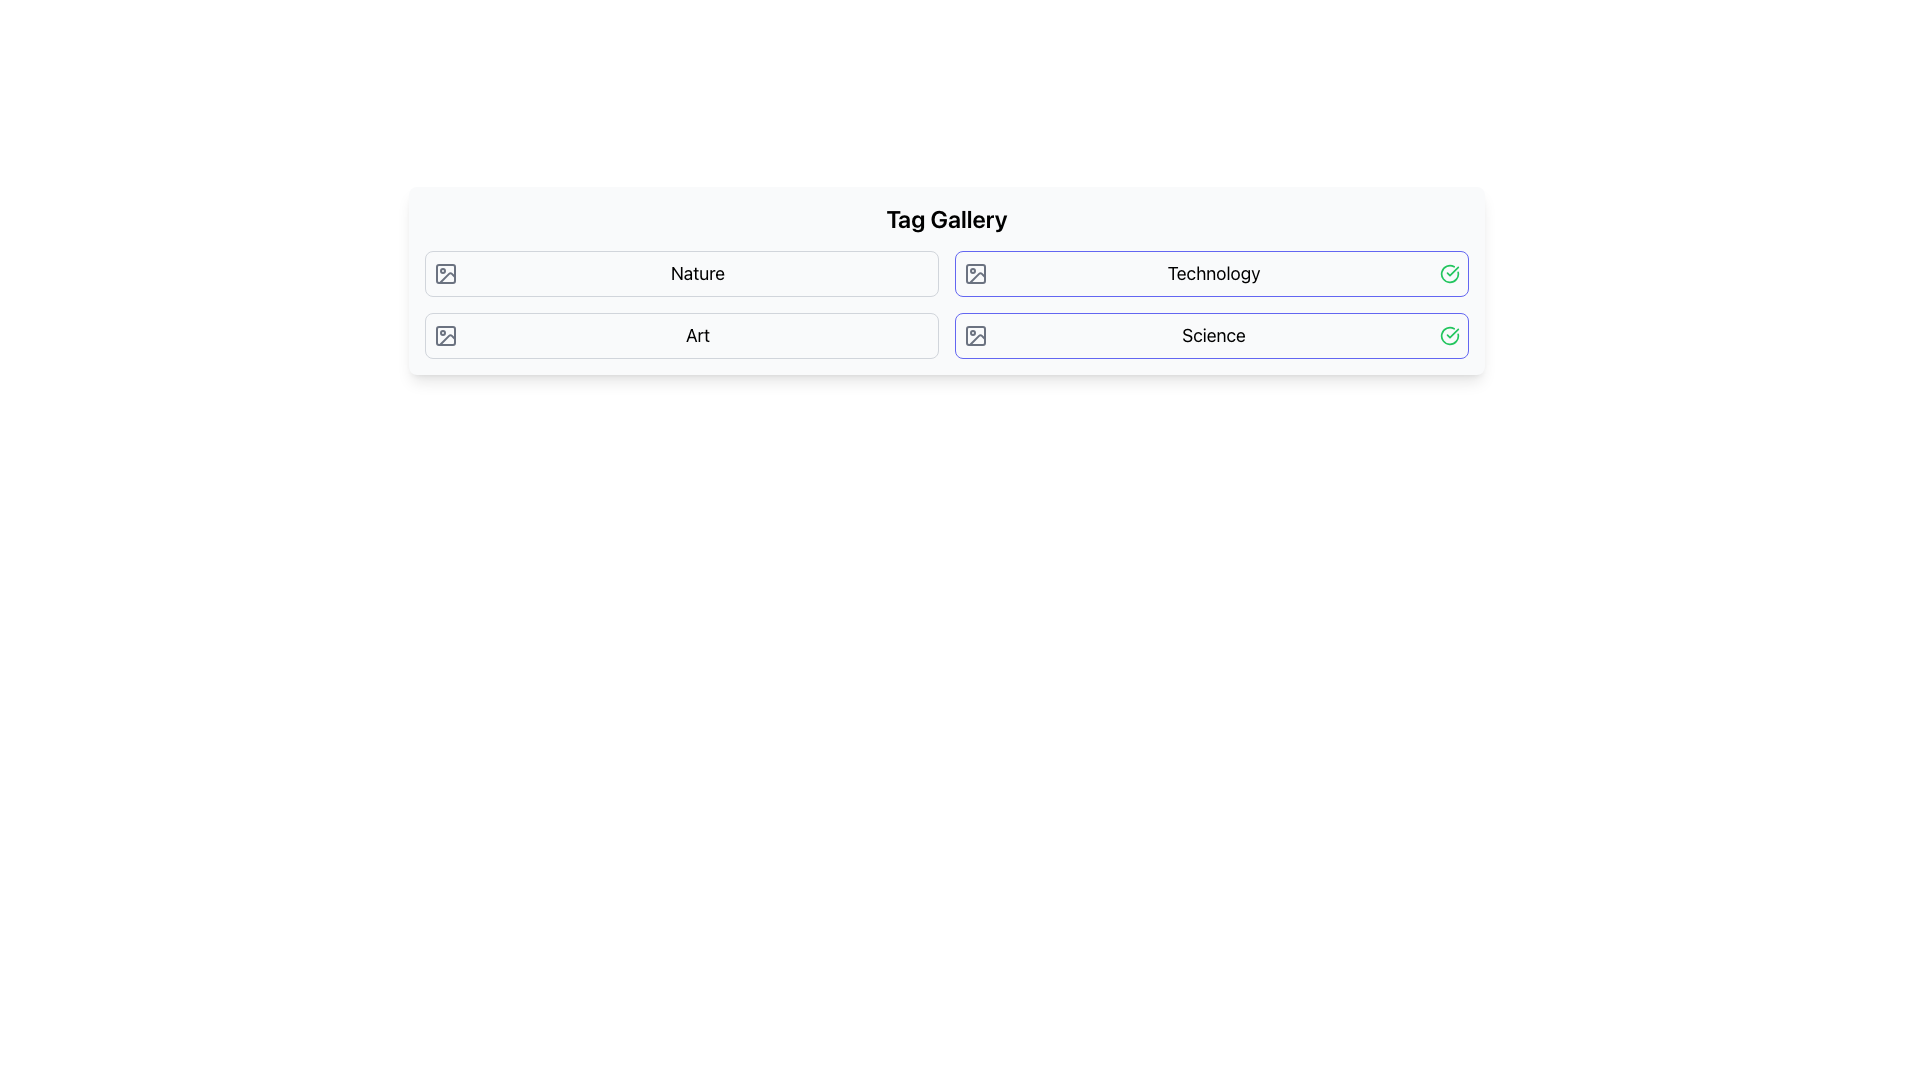 This screenshot has width=1920, height=1080. I want to click on the triangular segment of the graphical icon within the 'Technology' button group in the top-right section of the layout, so click(977, 278).